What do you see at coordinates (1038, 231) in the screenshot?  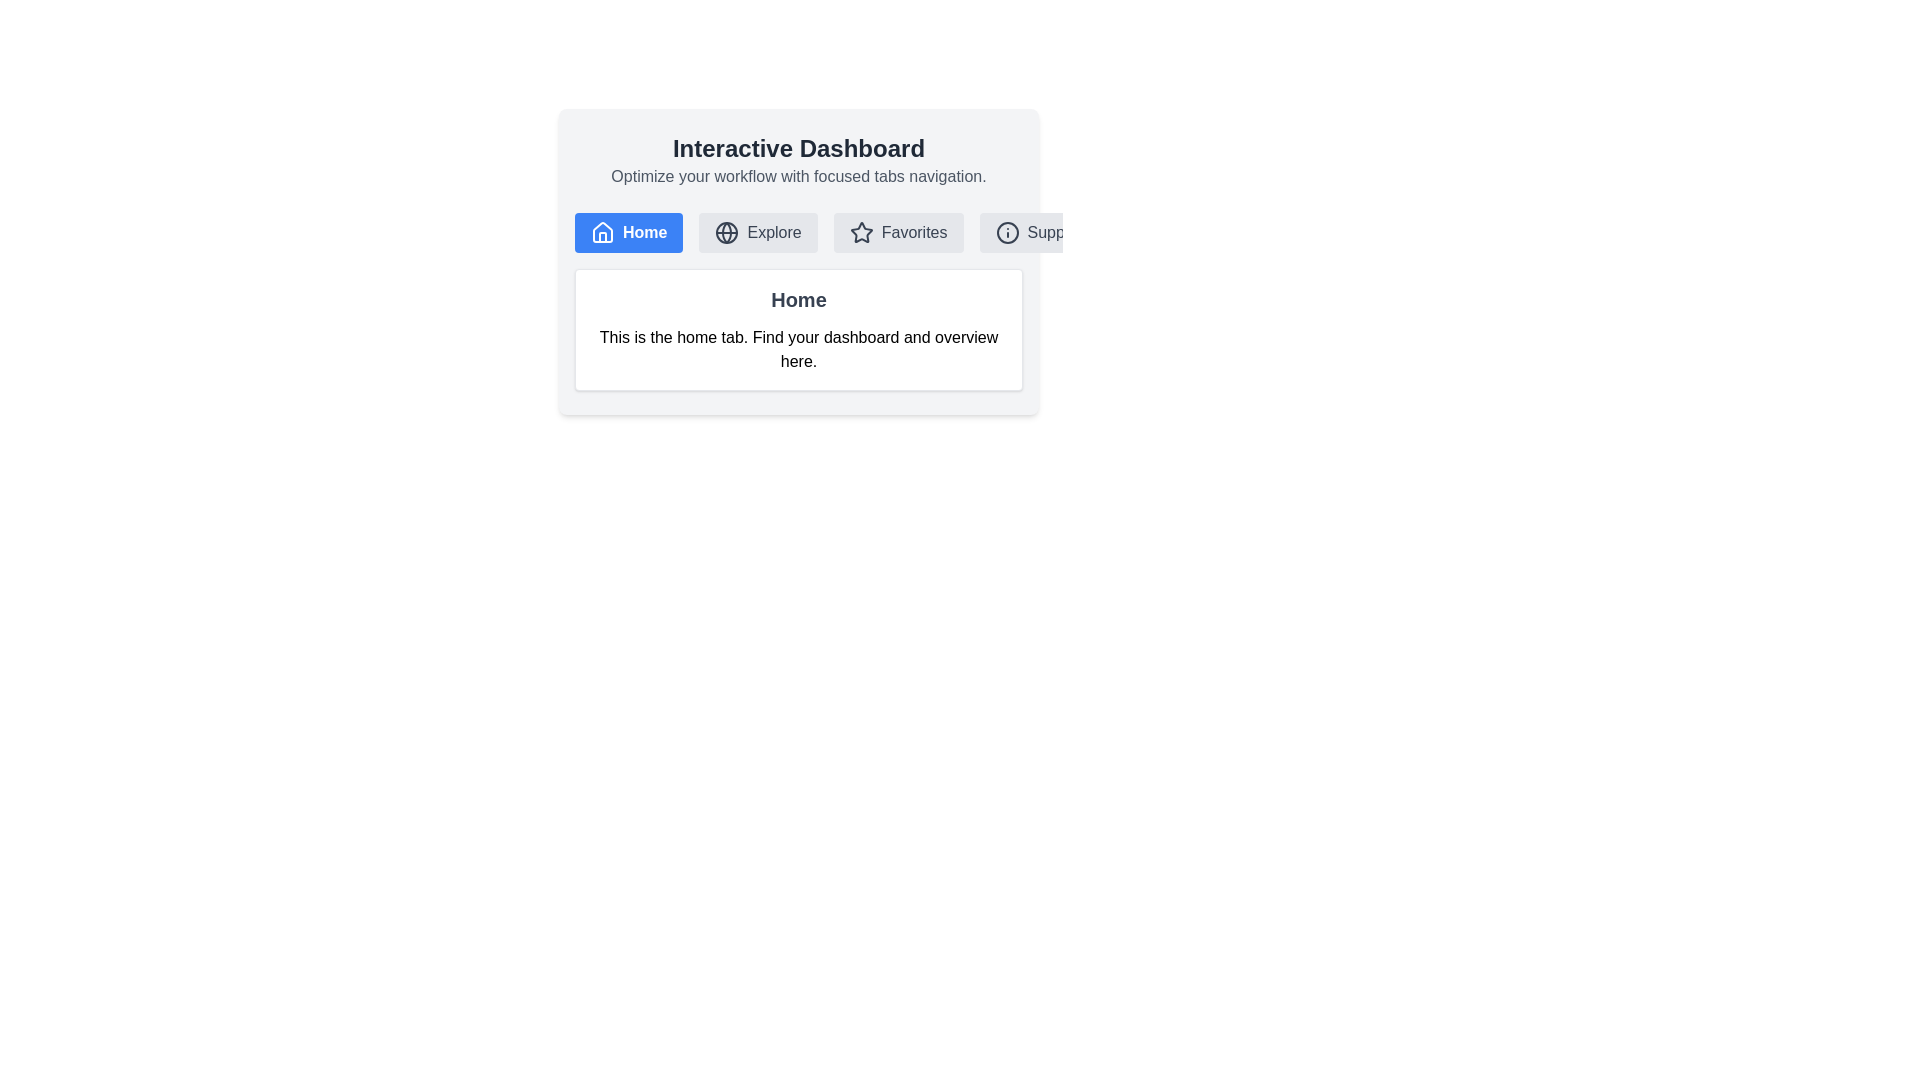 I see `the tab labeled Support to switch to it` at bounding box center [1038, 231].